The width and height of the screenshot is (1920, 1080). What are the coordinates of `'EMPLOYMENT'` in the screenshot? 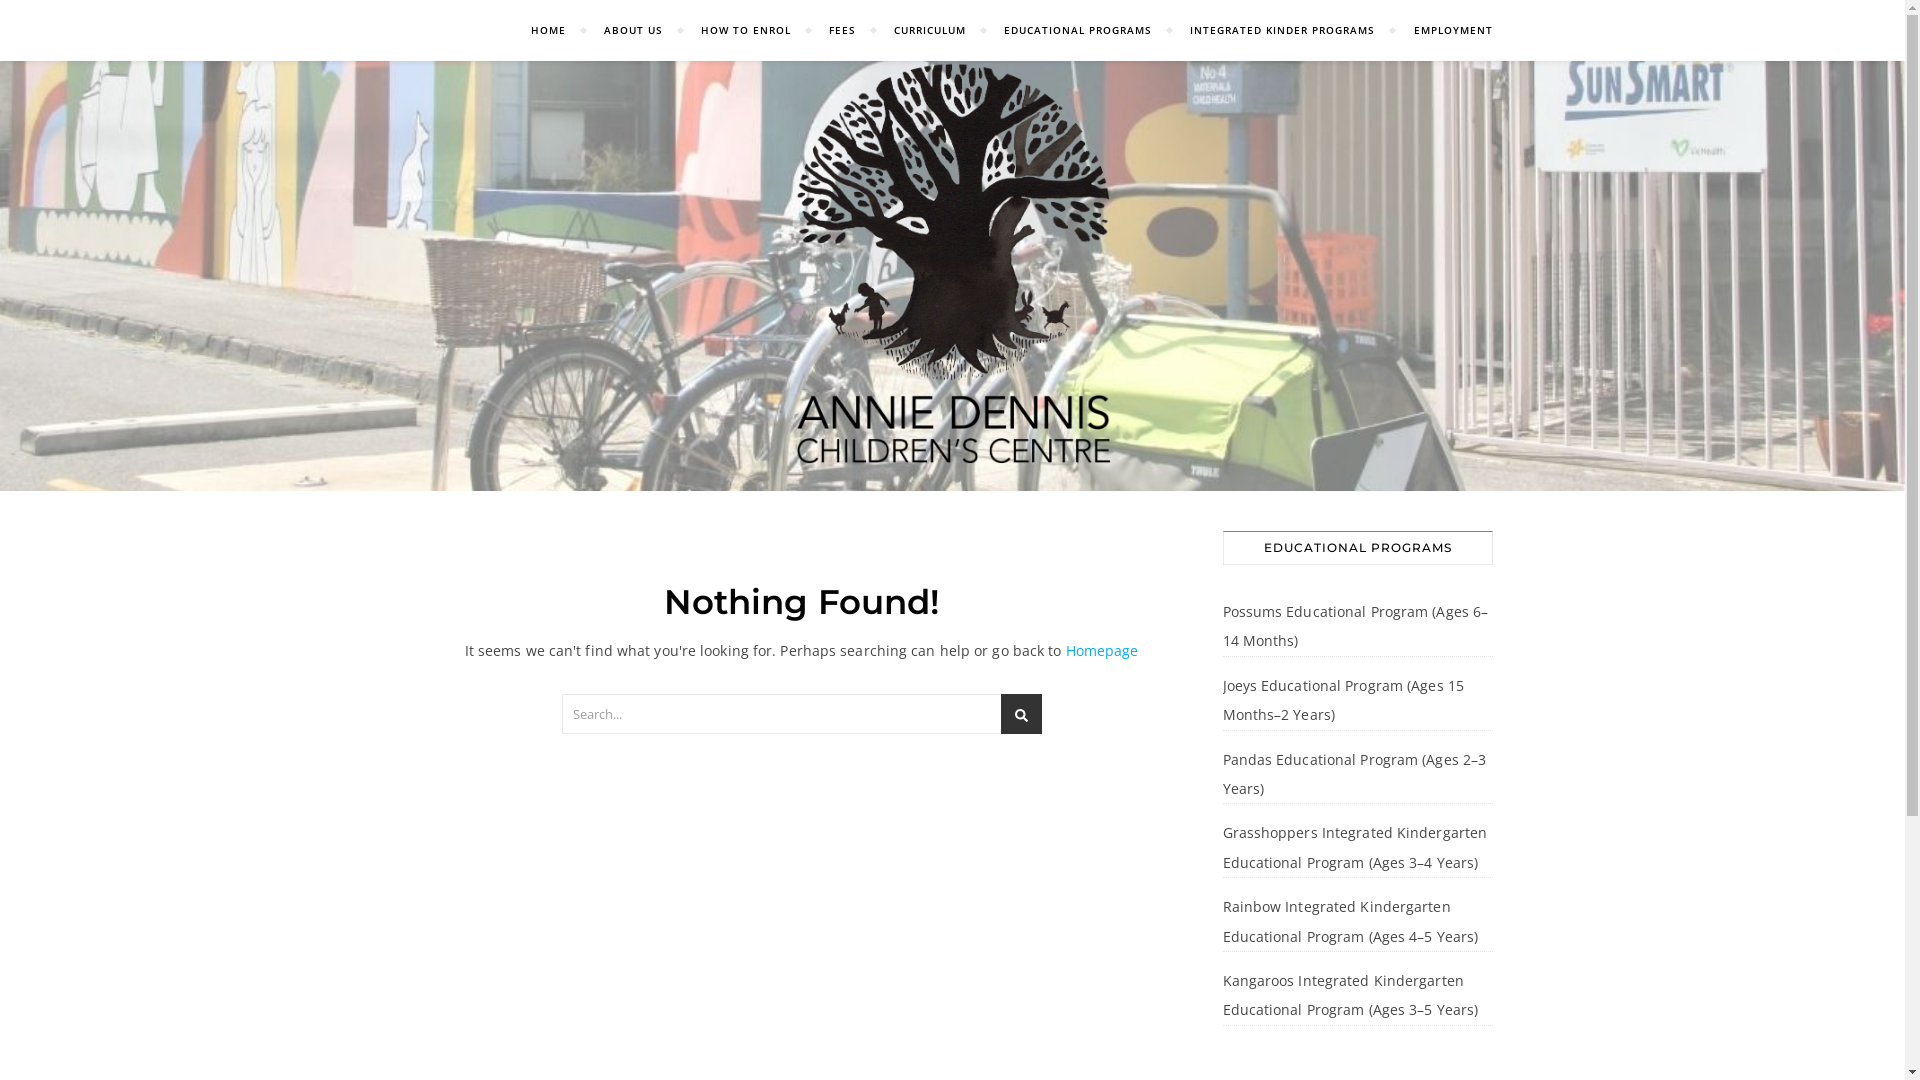 It's located at (1395, 30).